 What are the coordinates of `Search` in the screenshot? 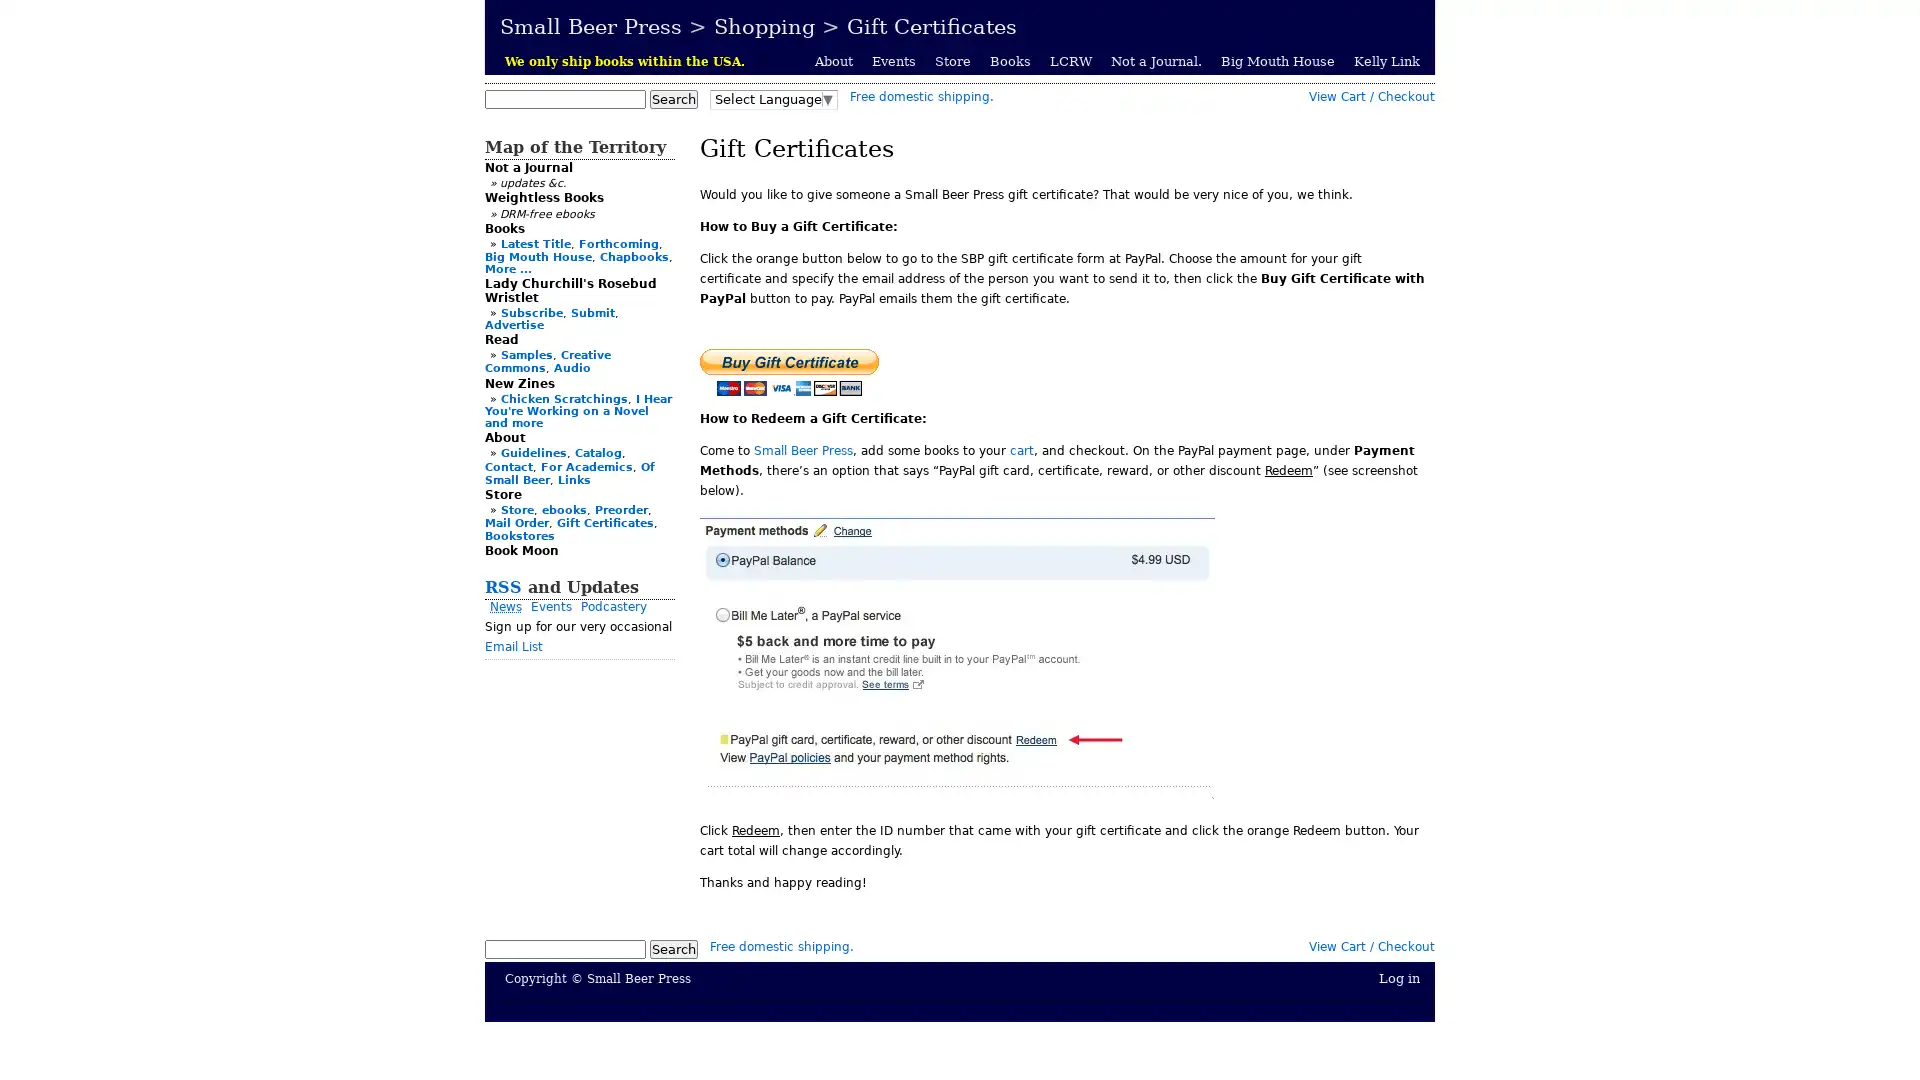 It's located at (673, 948).